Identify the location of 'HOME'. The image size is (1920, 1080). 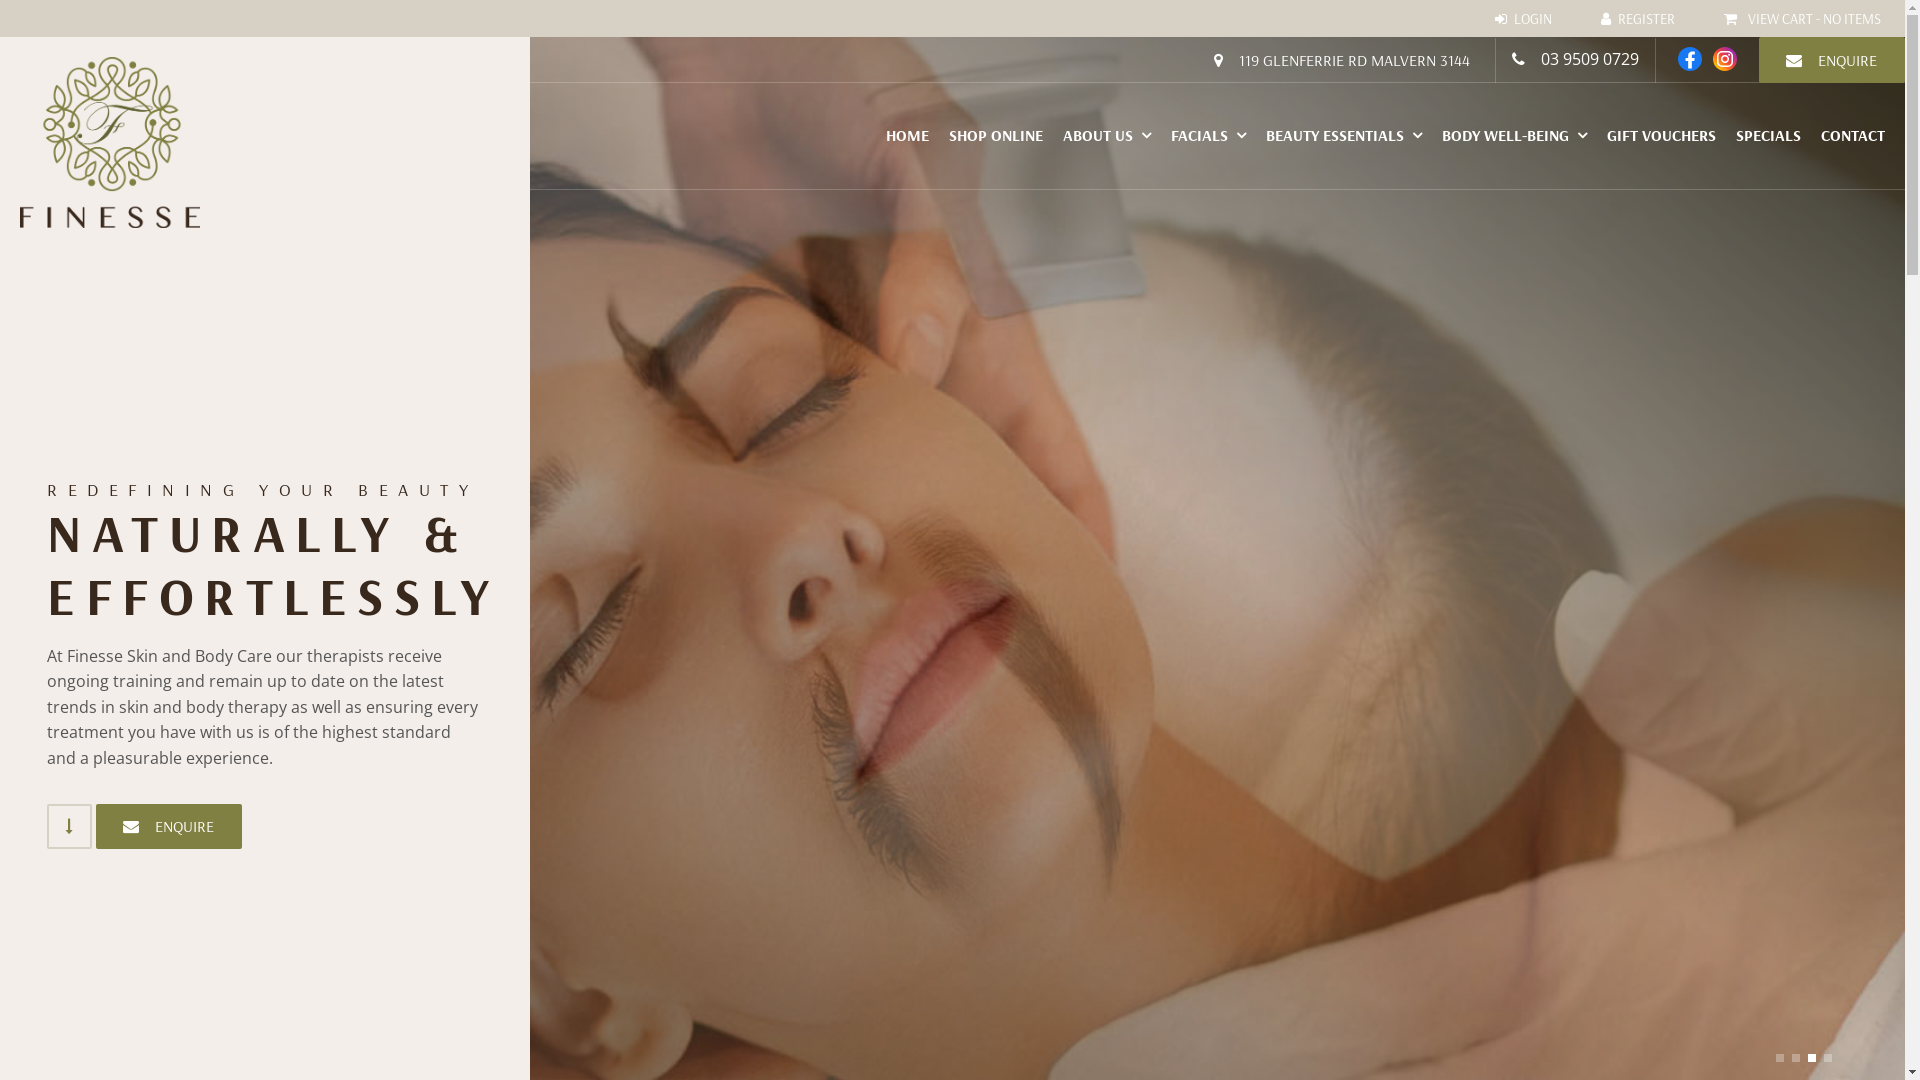
(906, 135).